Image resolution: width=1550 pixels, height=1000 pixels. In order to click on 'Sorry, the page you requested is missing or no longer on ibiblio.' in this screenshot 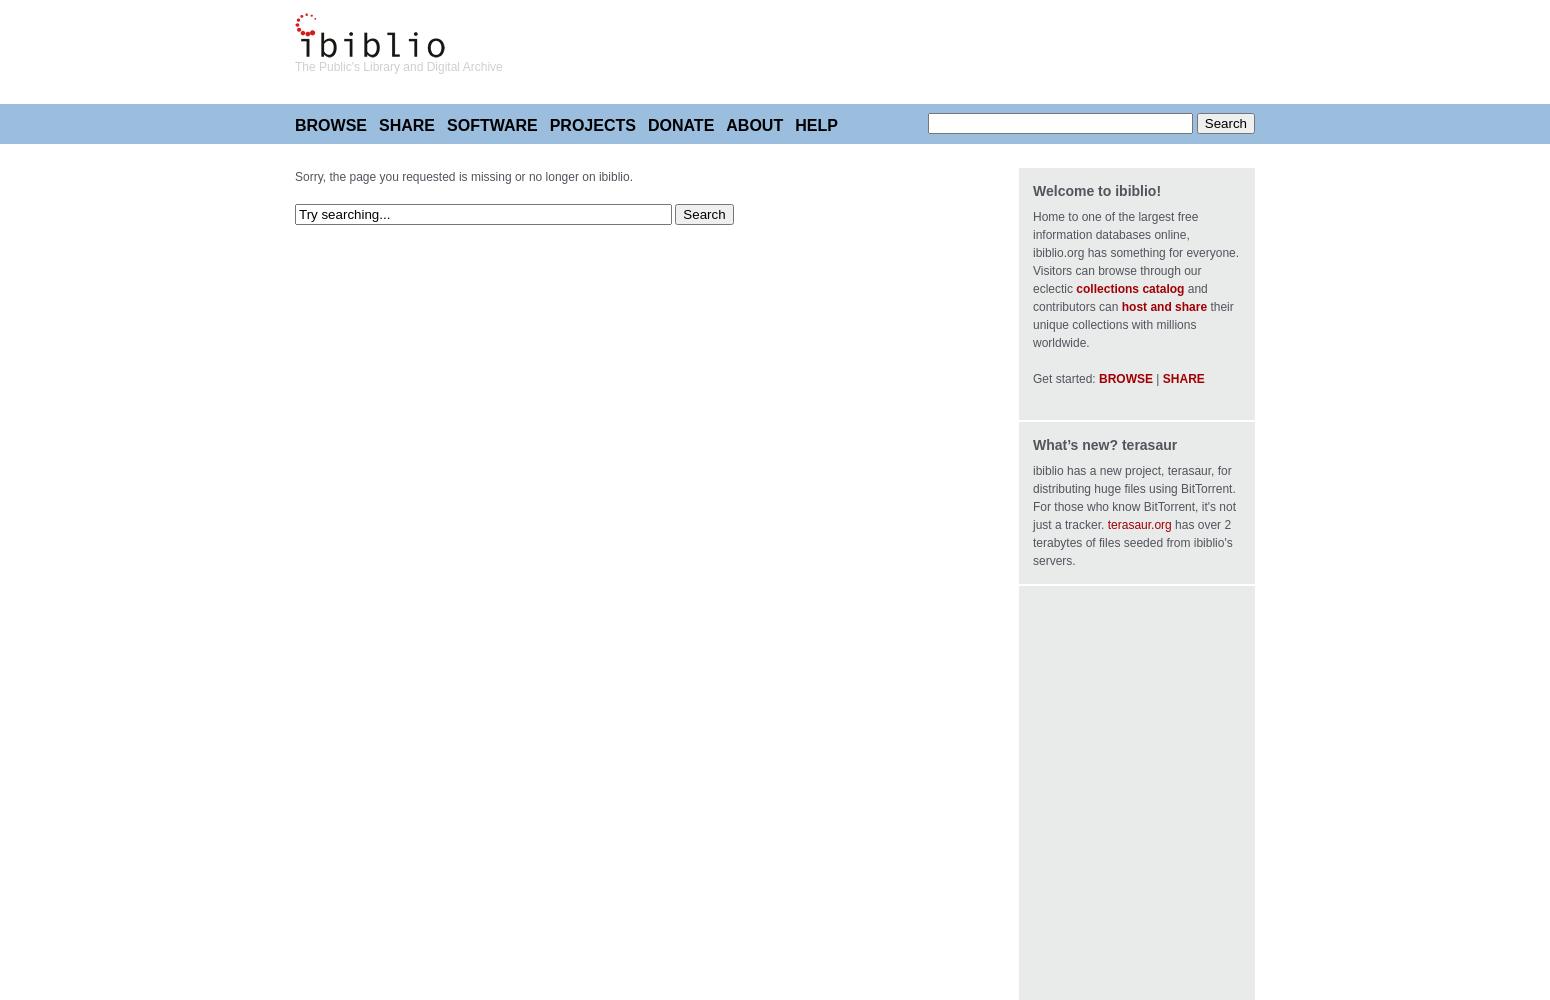, I will do `click(463, 177)`.